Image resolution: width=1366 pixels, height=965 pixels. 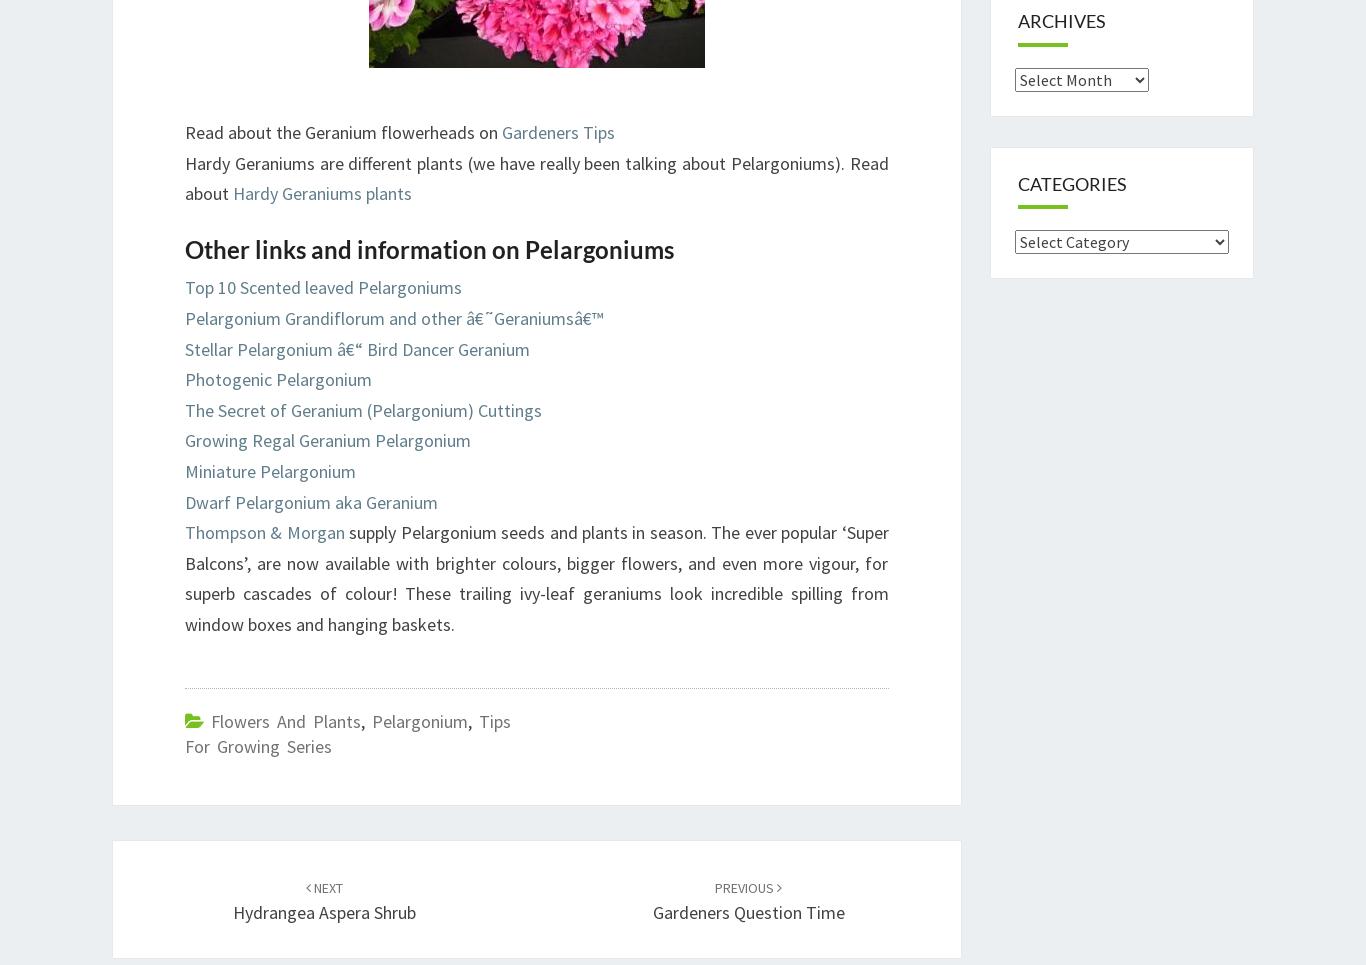 I want to click on 'Other links and information on Pelargoniums', so click(x=428, y=247).